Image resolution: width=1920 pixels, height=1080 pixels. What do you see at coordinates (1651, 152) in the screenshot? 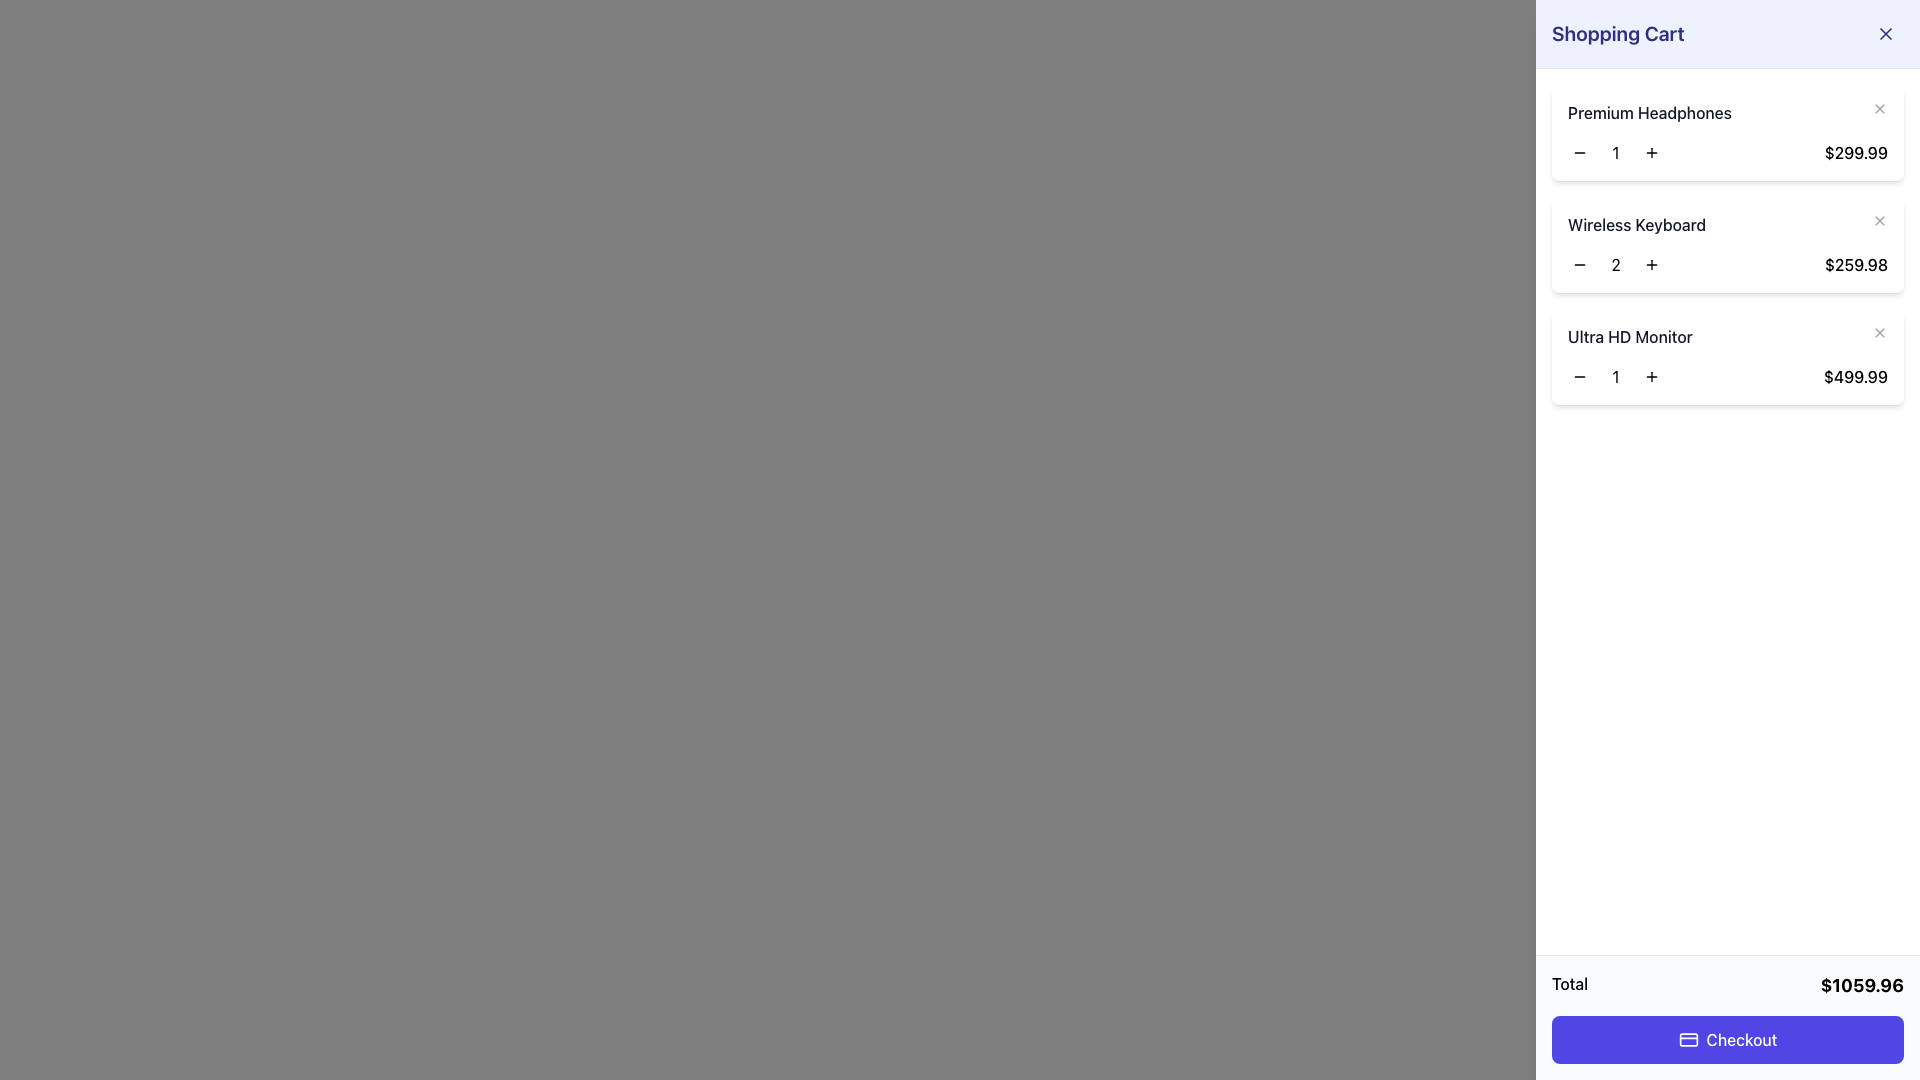
I see `the plus sign icon button located in the shopping cart interface next to the quantity indicator for 'Premium Headphones' to increase the item quantity` at bounding box center [1651, 152].